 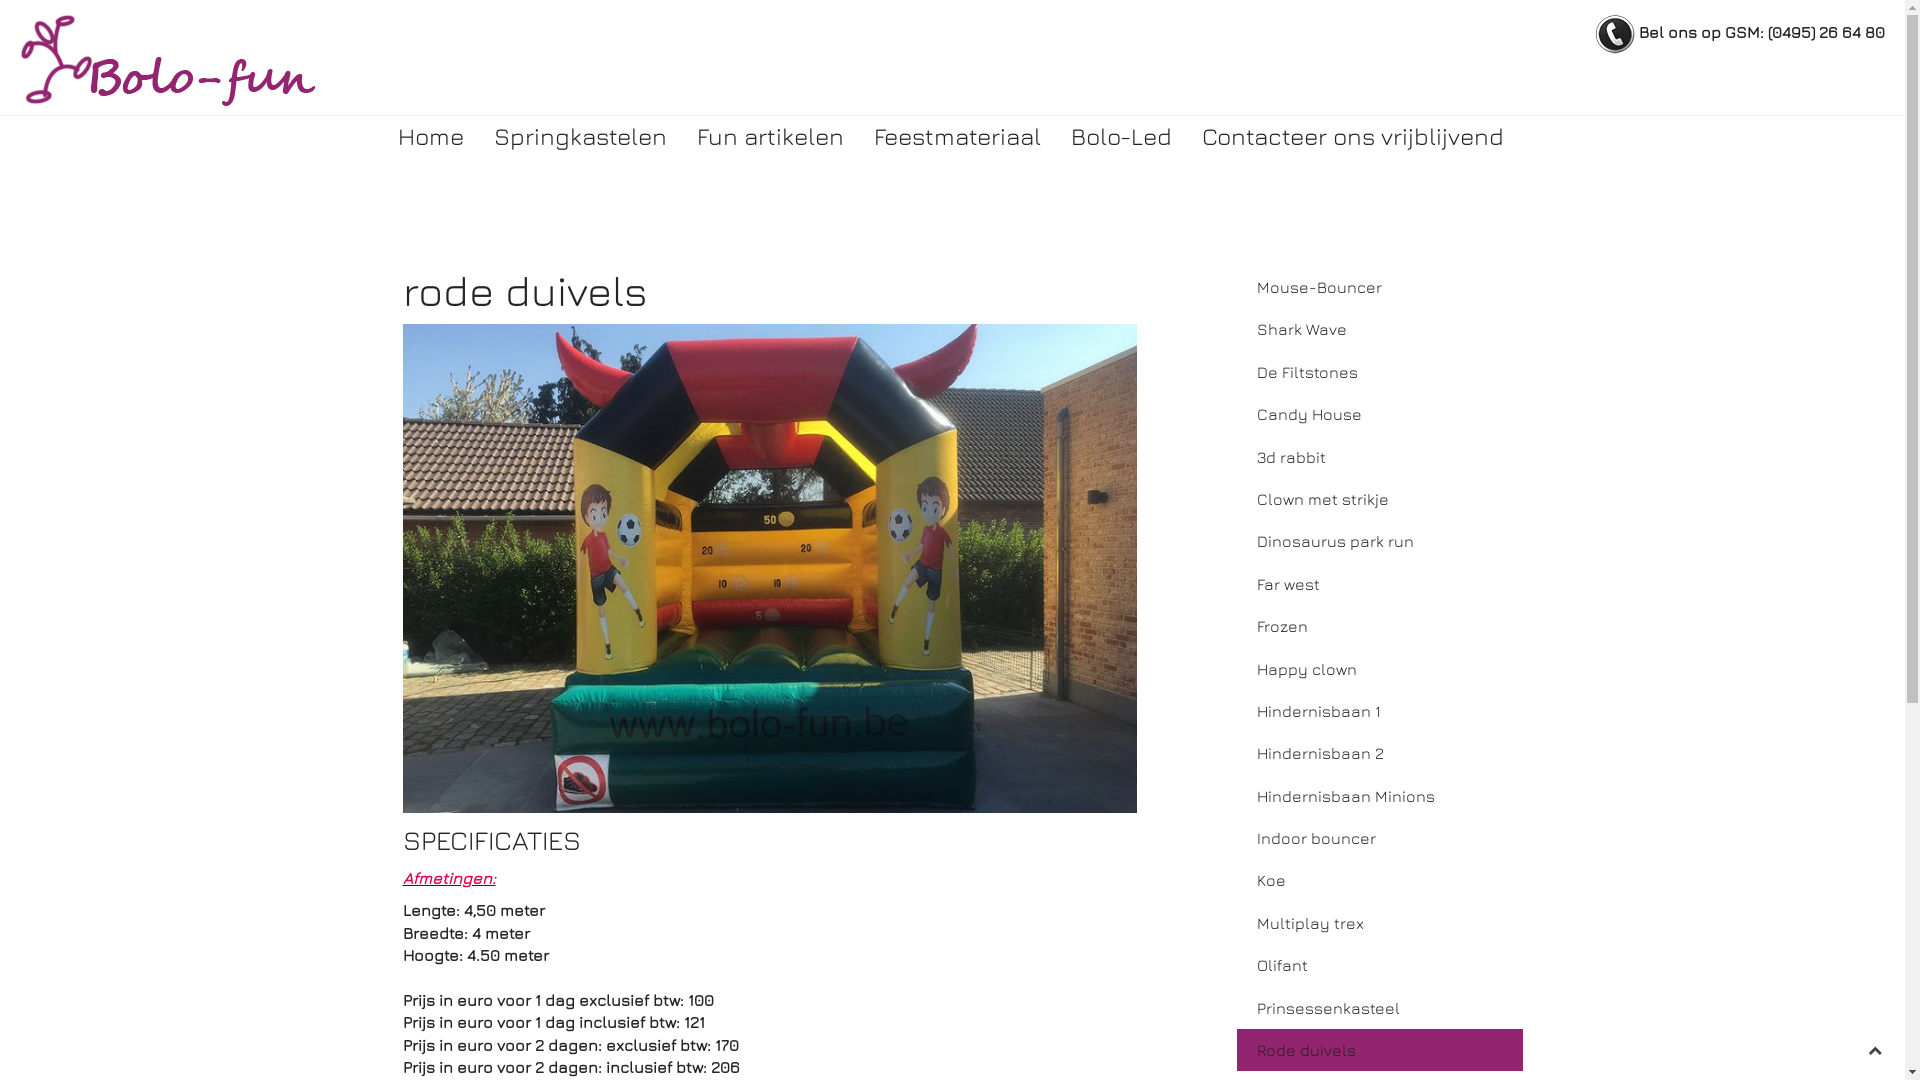 What do you see at coordinates (429, 135) in the screenshot?
I see `'Home'` at bounding box center [429, 135].